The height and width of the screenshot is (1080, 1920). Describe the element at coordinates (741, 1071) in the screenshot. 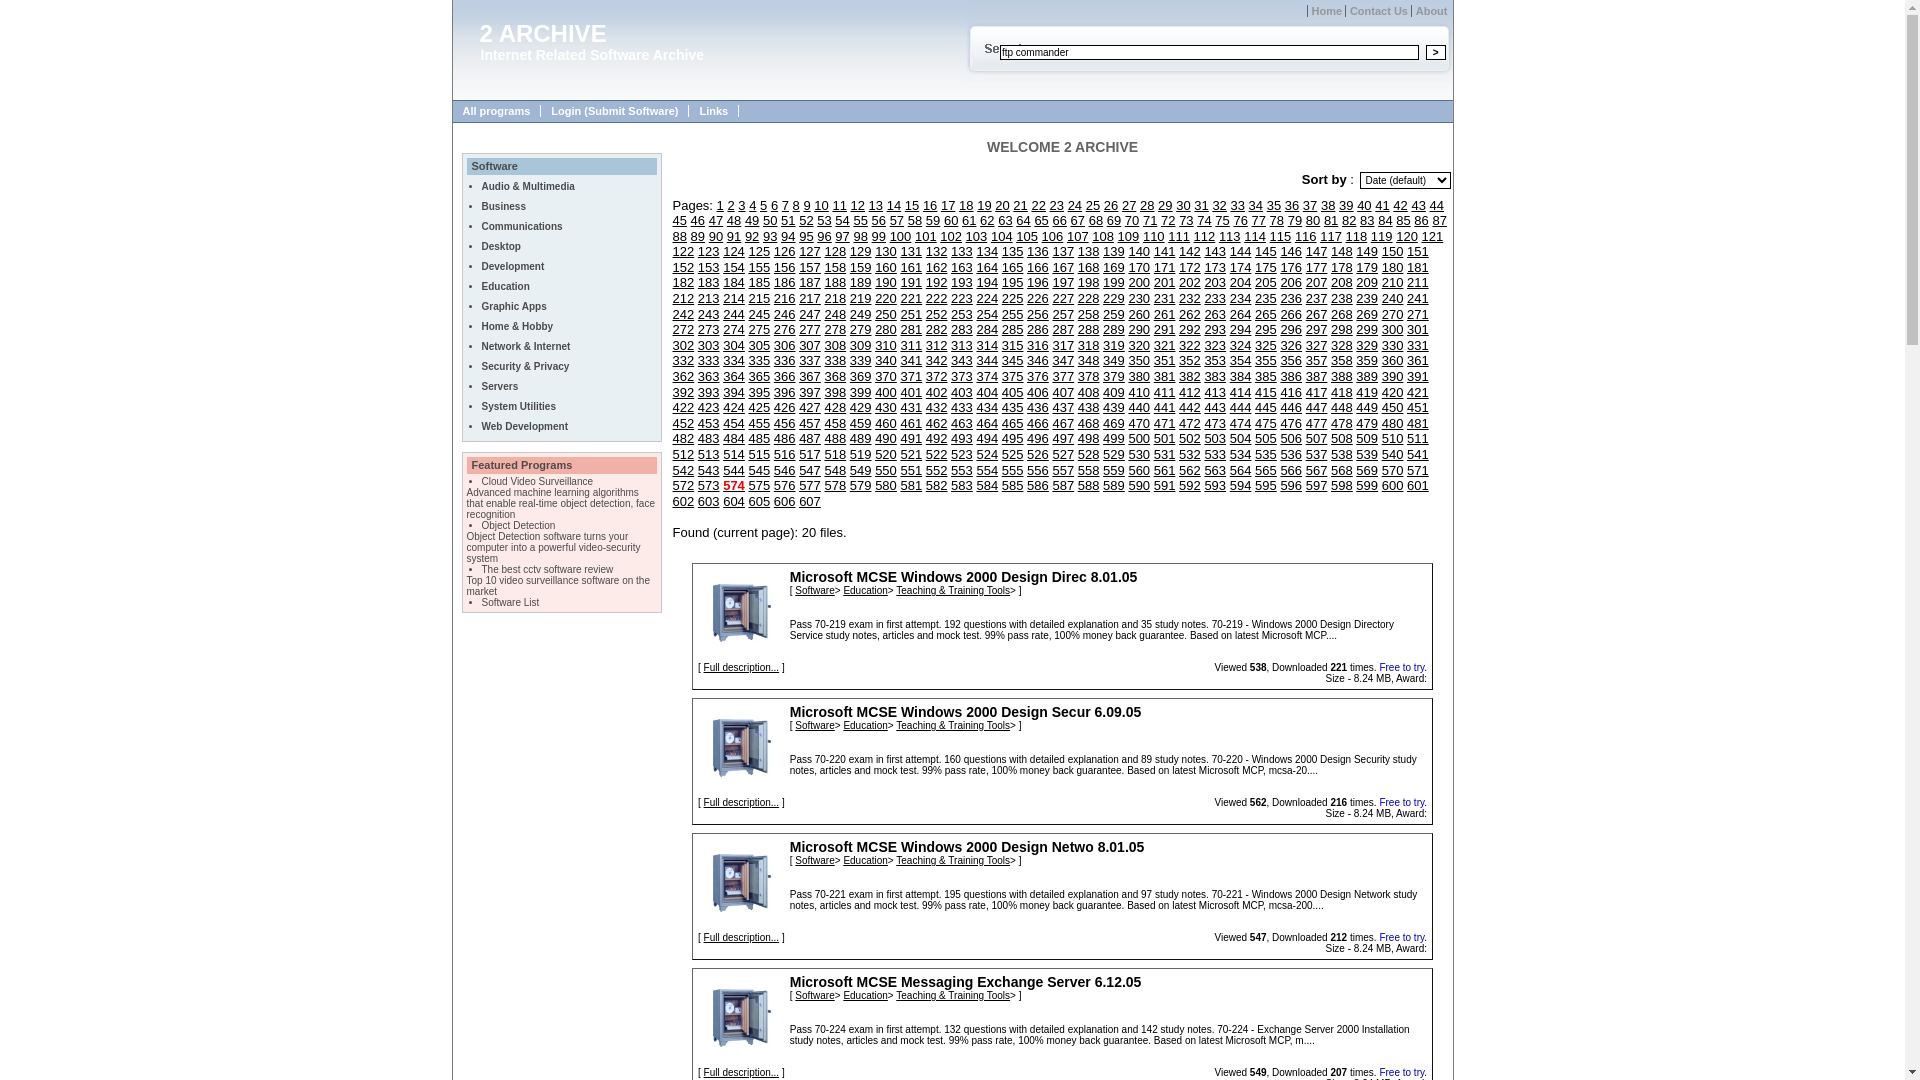

I see `'Full description...'` at that location.